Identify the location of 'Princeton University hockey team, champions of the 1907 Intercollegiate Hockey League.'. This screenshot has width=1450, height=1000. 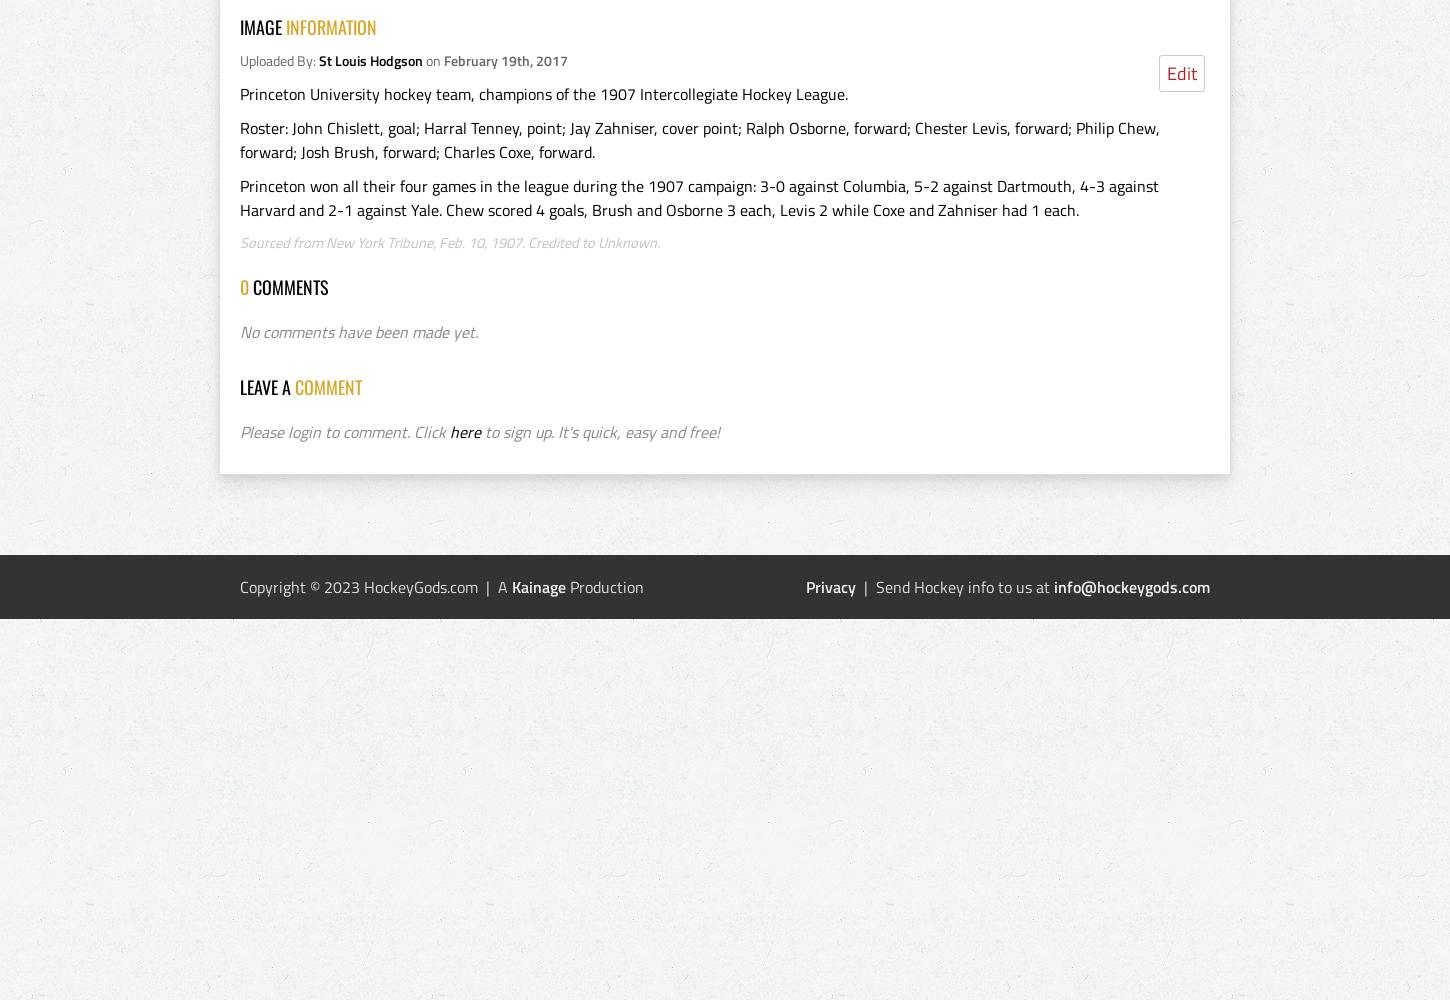
(544, 93).